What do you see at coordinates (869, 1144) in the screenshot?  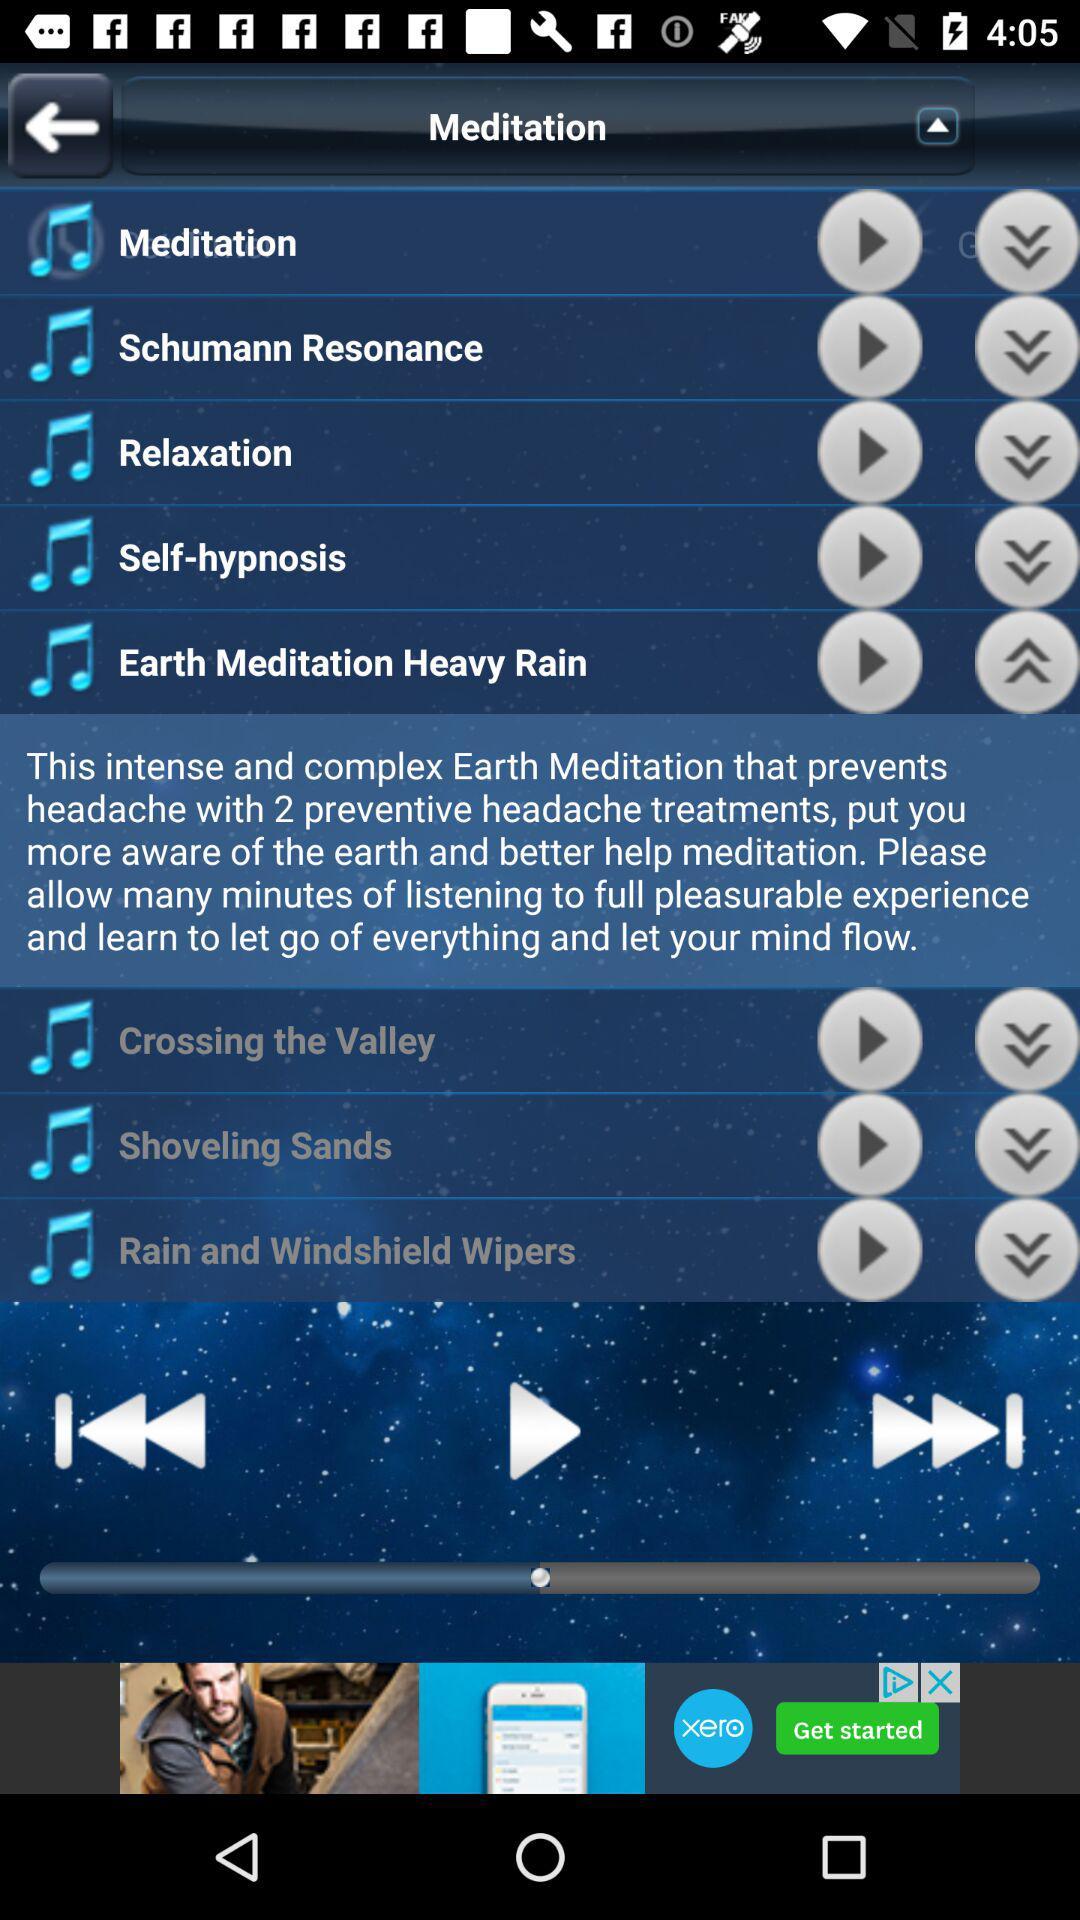 I see `stop` at bounding box center [869, 1144].